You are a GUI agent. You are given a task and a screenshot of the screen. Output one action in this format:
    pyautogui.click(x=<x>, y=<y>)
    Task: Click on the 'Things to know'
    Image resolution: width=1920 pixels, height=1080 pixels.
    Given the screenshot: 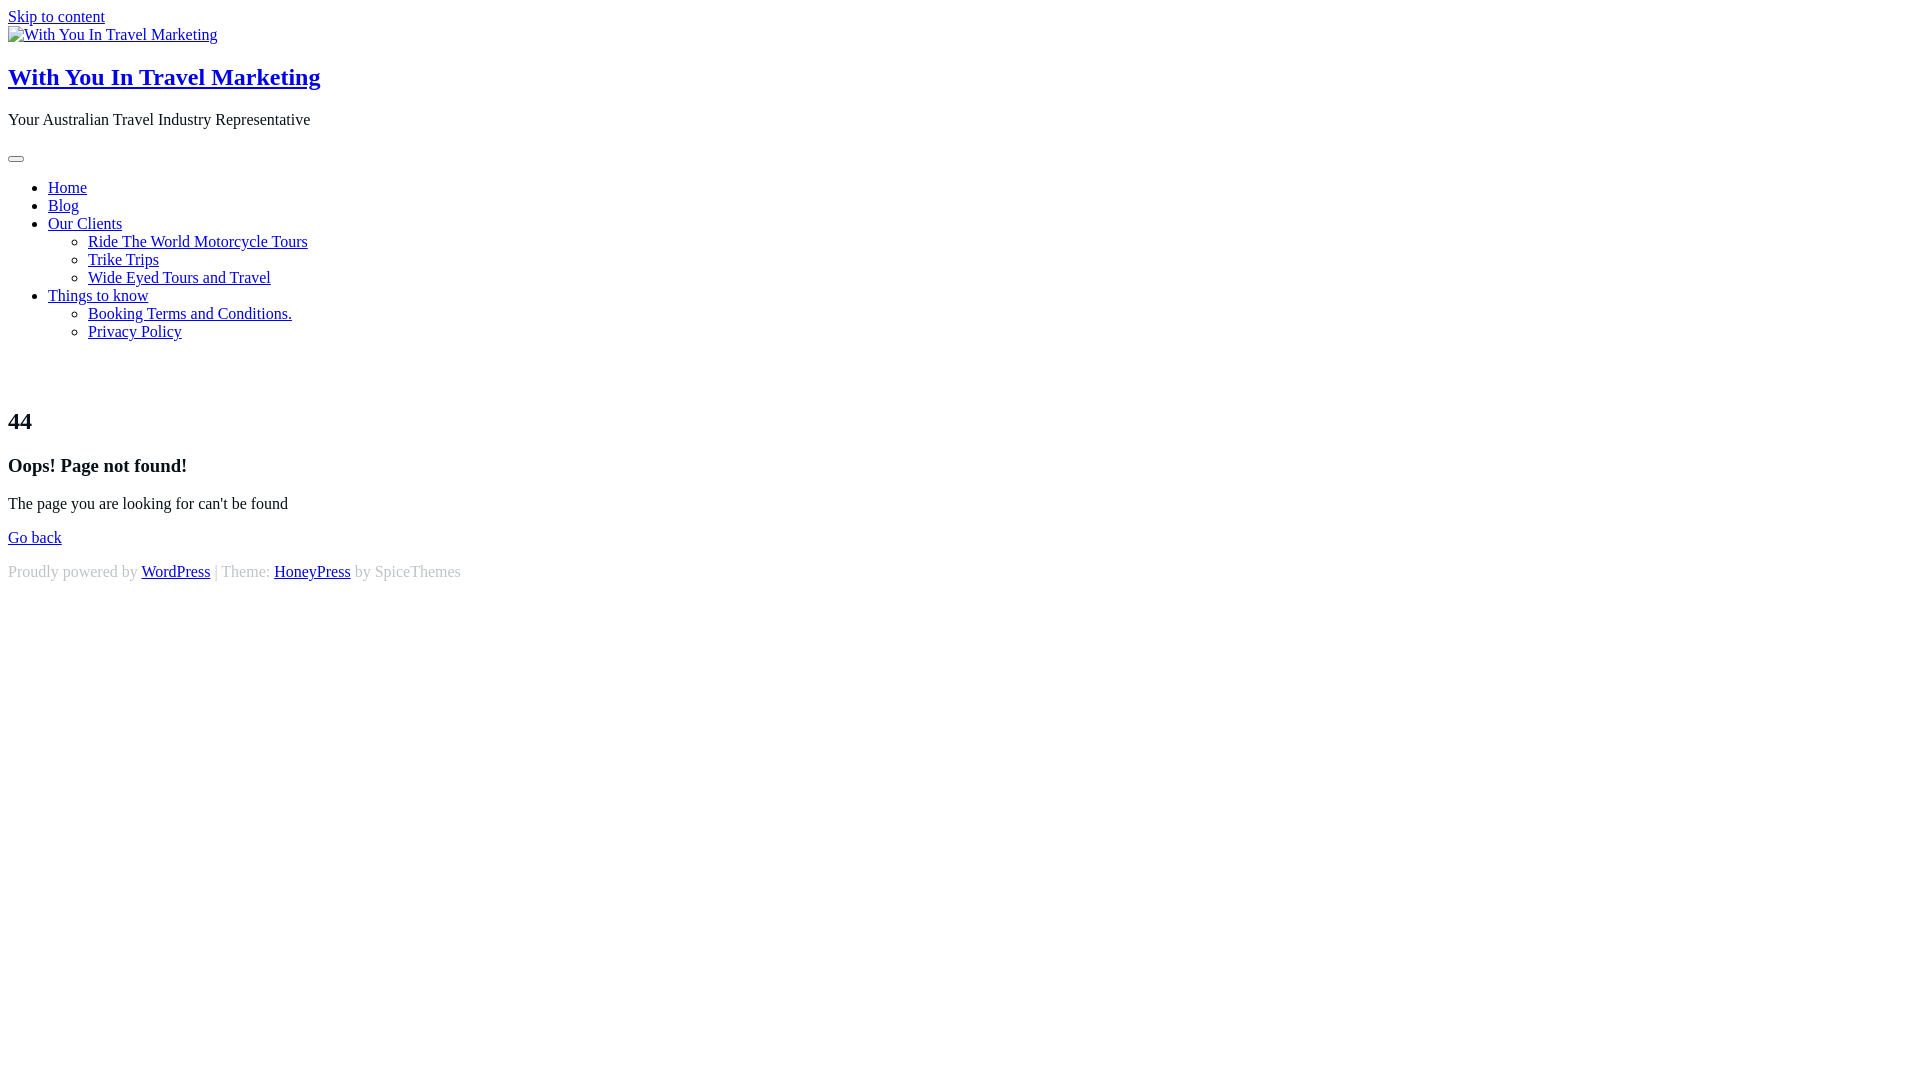 What is the action you would take?
    pyautogui.click(x=96, y=295)
    